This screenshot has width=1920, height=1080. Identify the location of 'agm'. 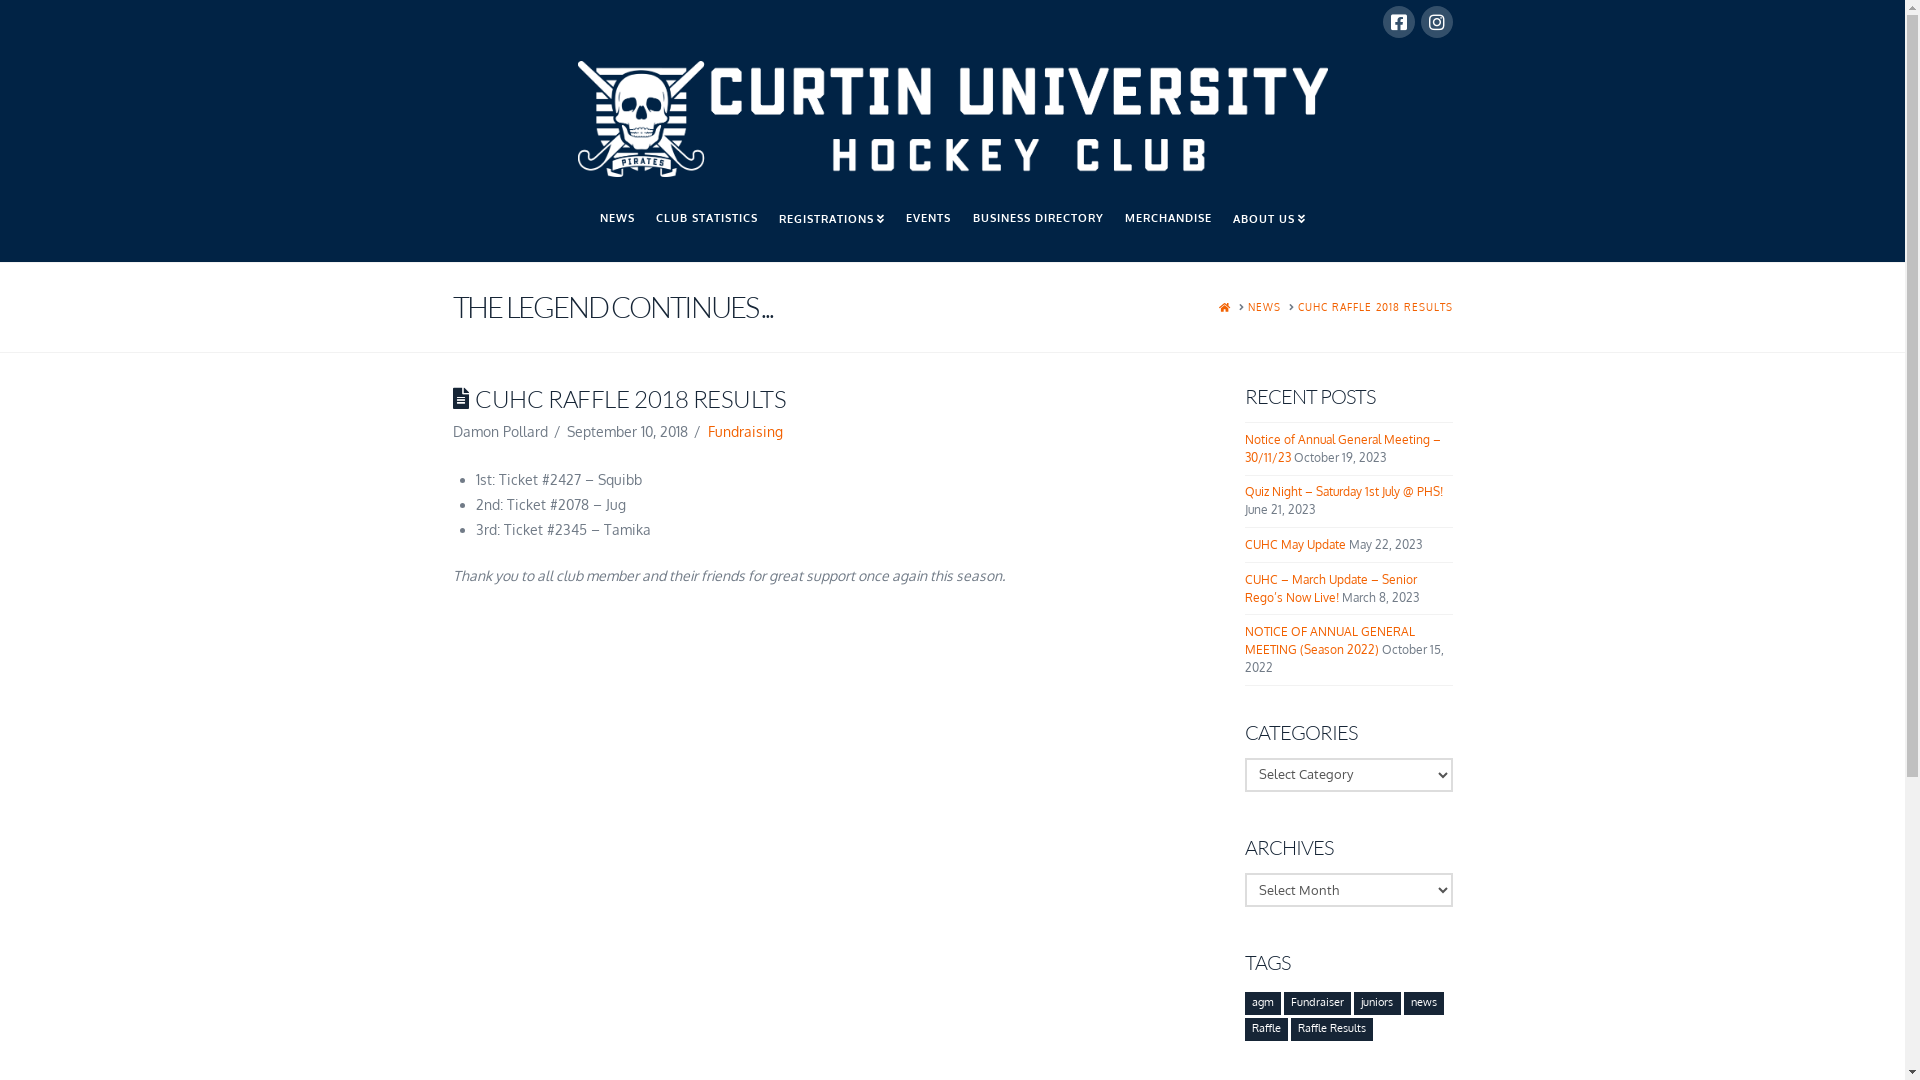
(1261, 1003).